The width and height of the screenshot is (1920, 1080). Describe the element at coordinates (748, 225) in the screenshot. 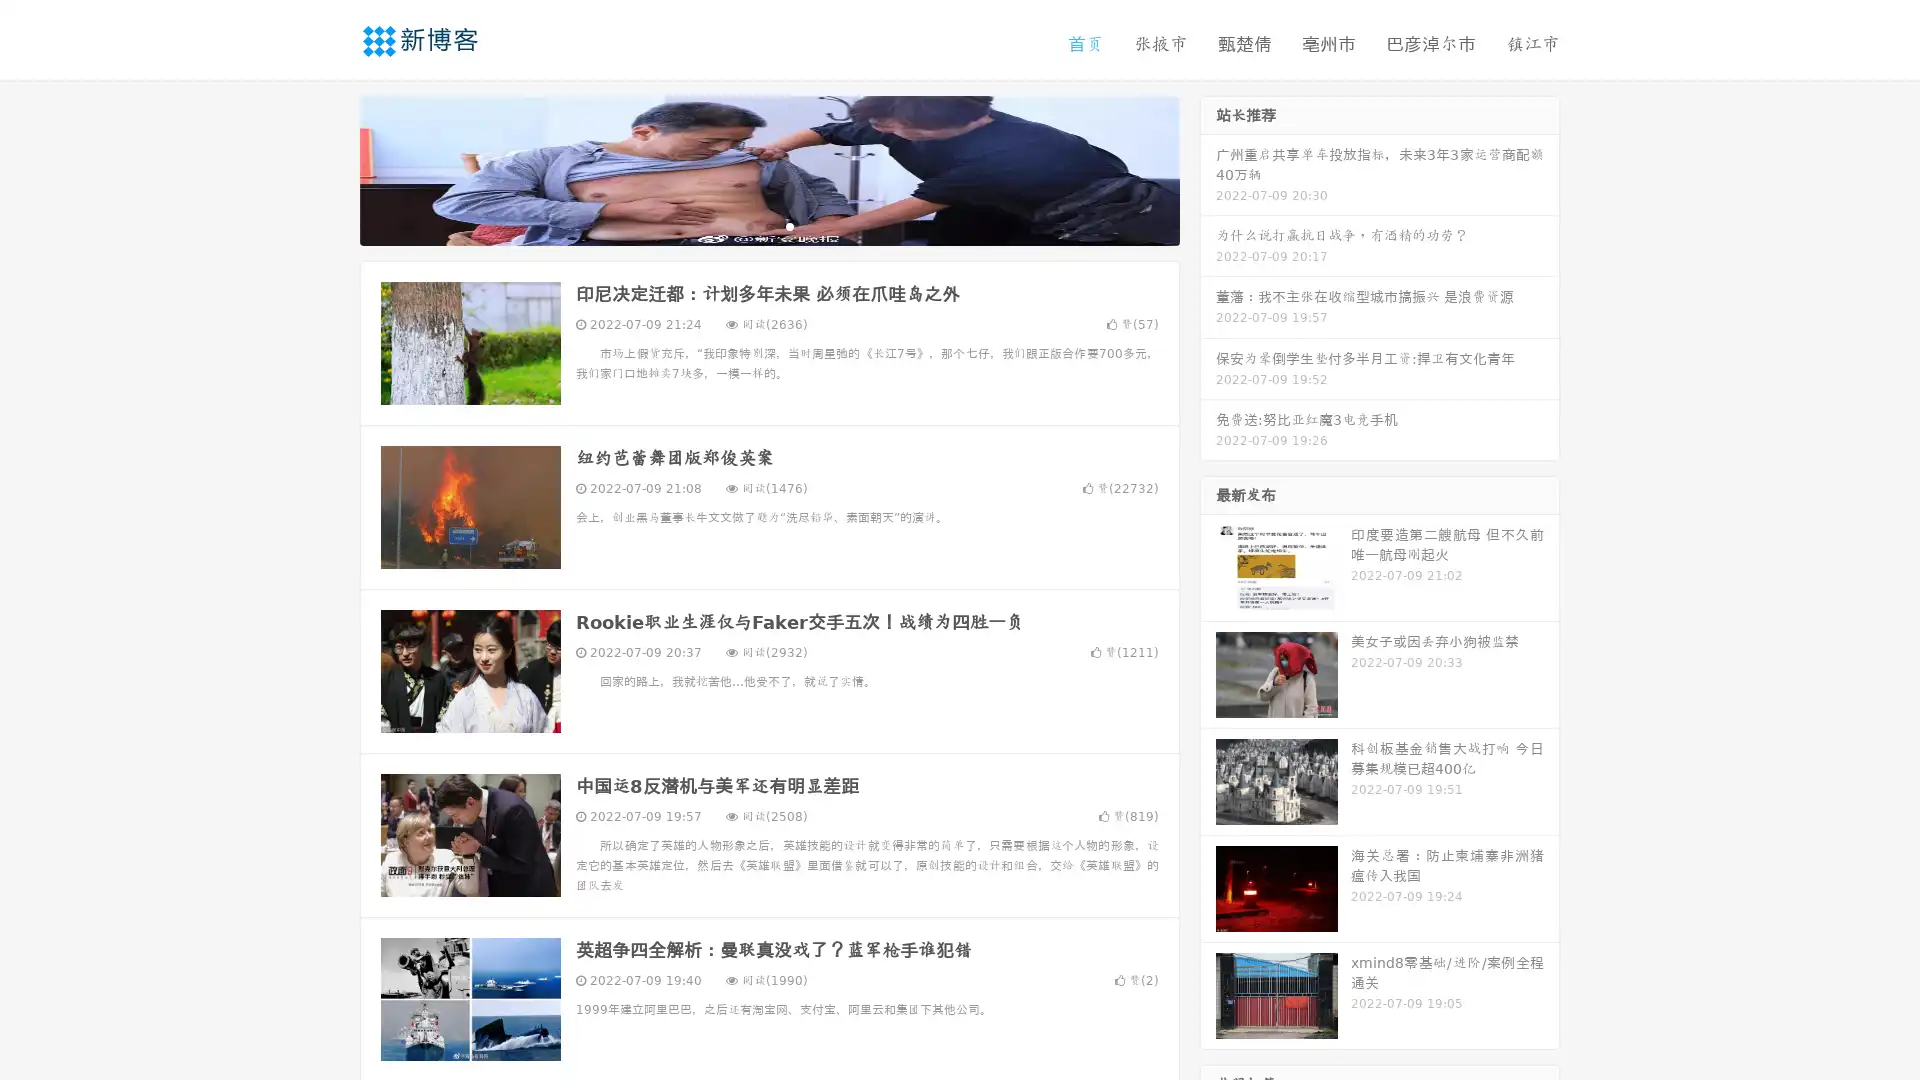

I see `Go to slide 1` at that location.